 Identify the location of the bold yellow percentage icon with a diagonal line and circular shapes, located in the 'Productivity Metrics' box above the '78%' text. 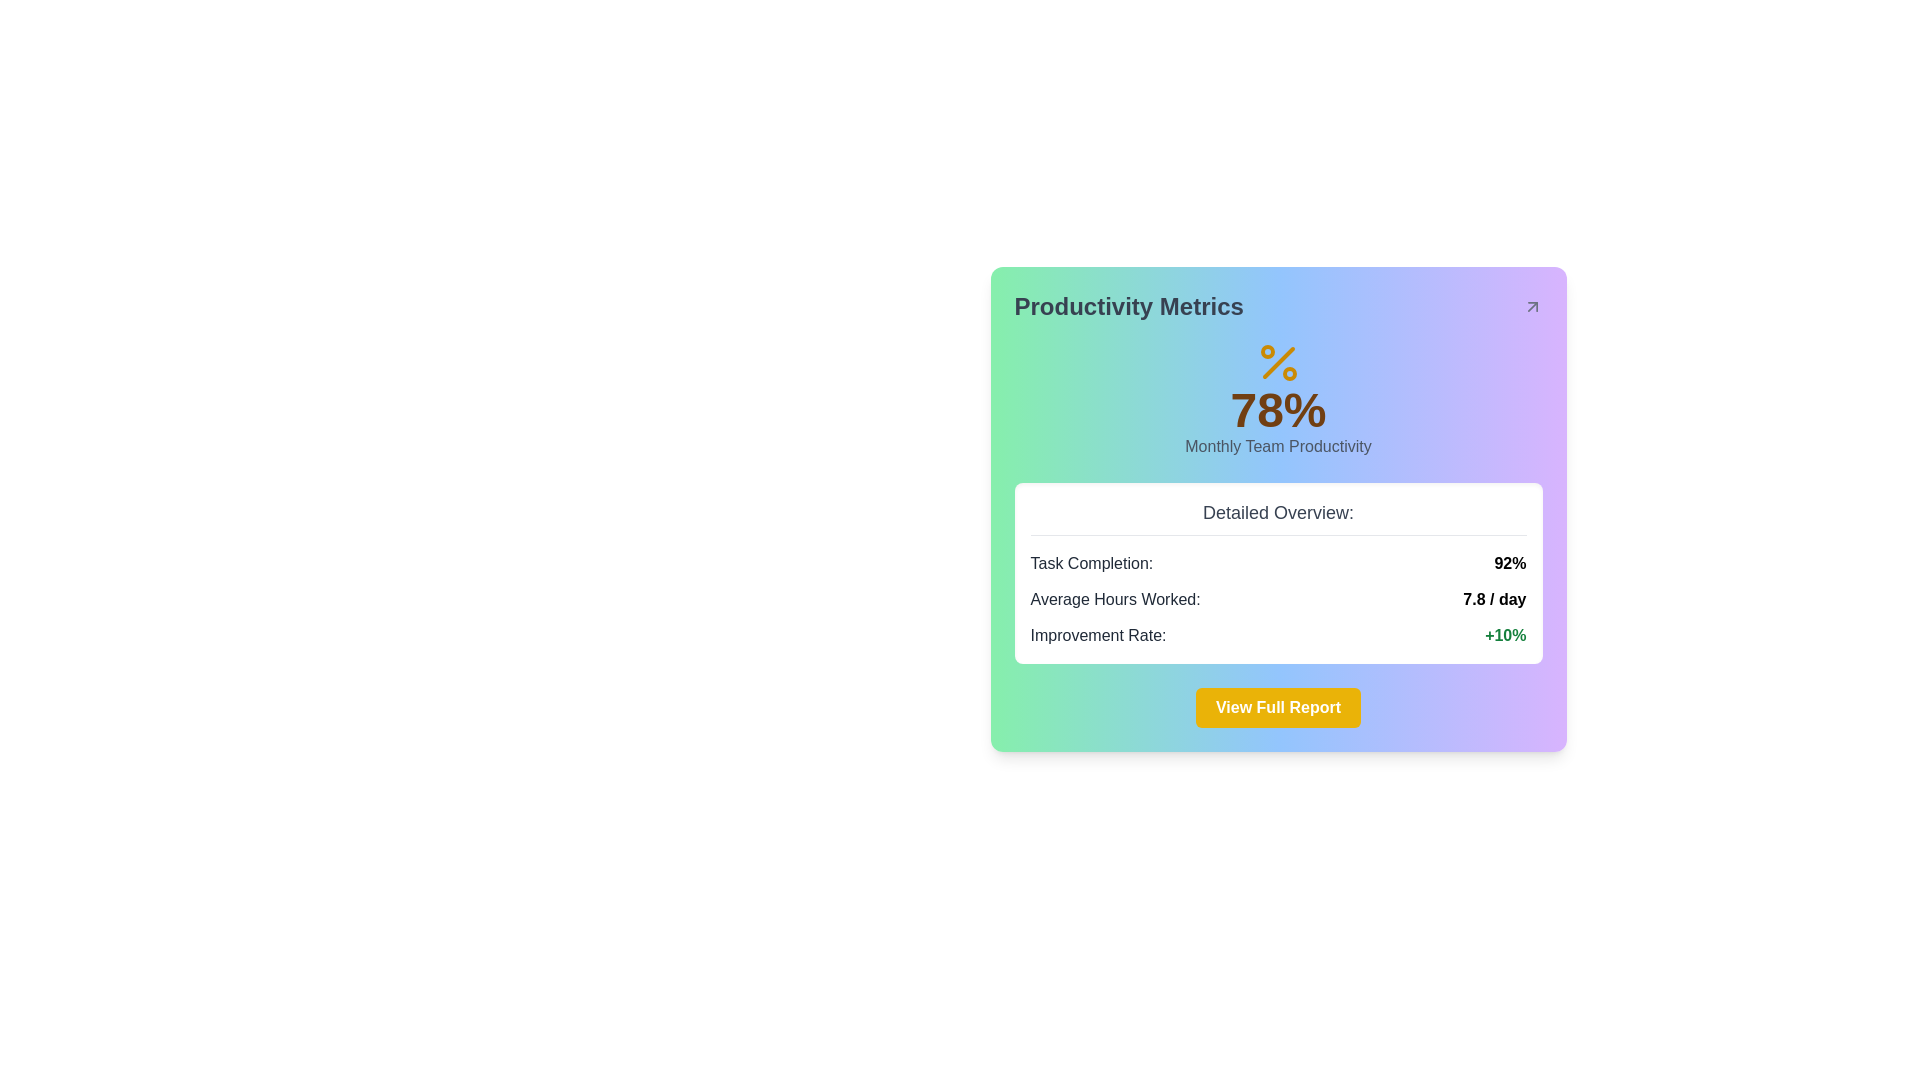
(1277, 362).